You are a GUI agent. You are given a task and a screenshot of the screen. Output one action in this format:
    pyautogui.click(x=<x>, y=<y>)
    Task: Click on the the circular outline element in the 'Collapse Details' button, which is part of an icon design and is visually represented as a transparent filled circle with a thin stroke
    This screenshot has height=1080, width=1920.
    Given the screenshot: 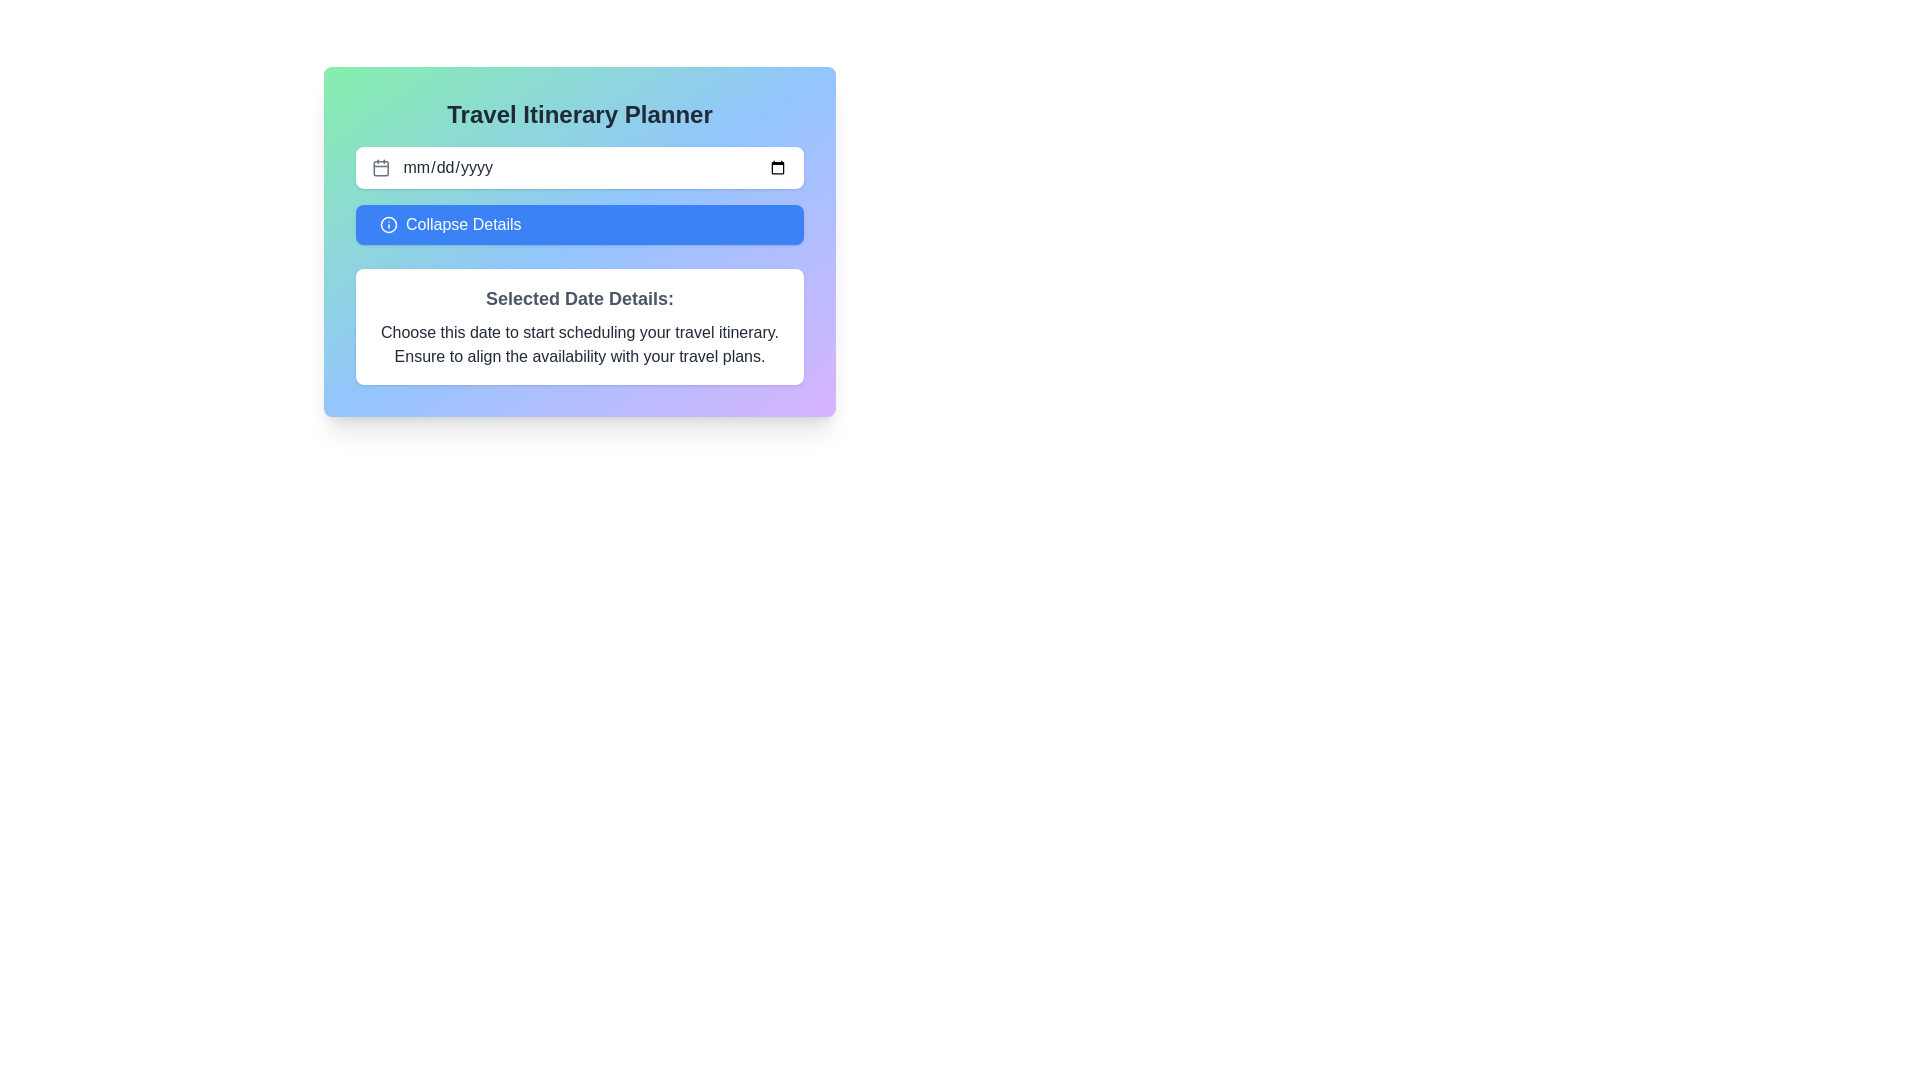 What is the action you would take?
    pyautogui.click(x=388, y=224)
    